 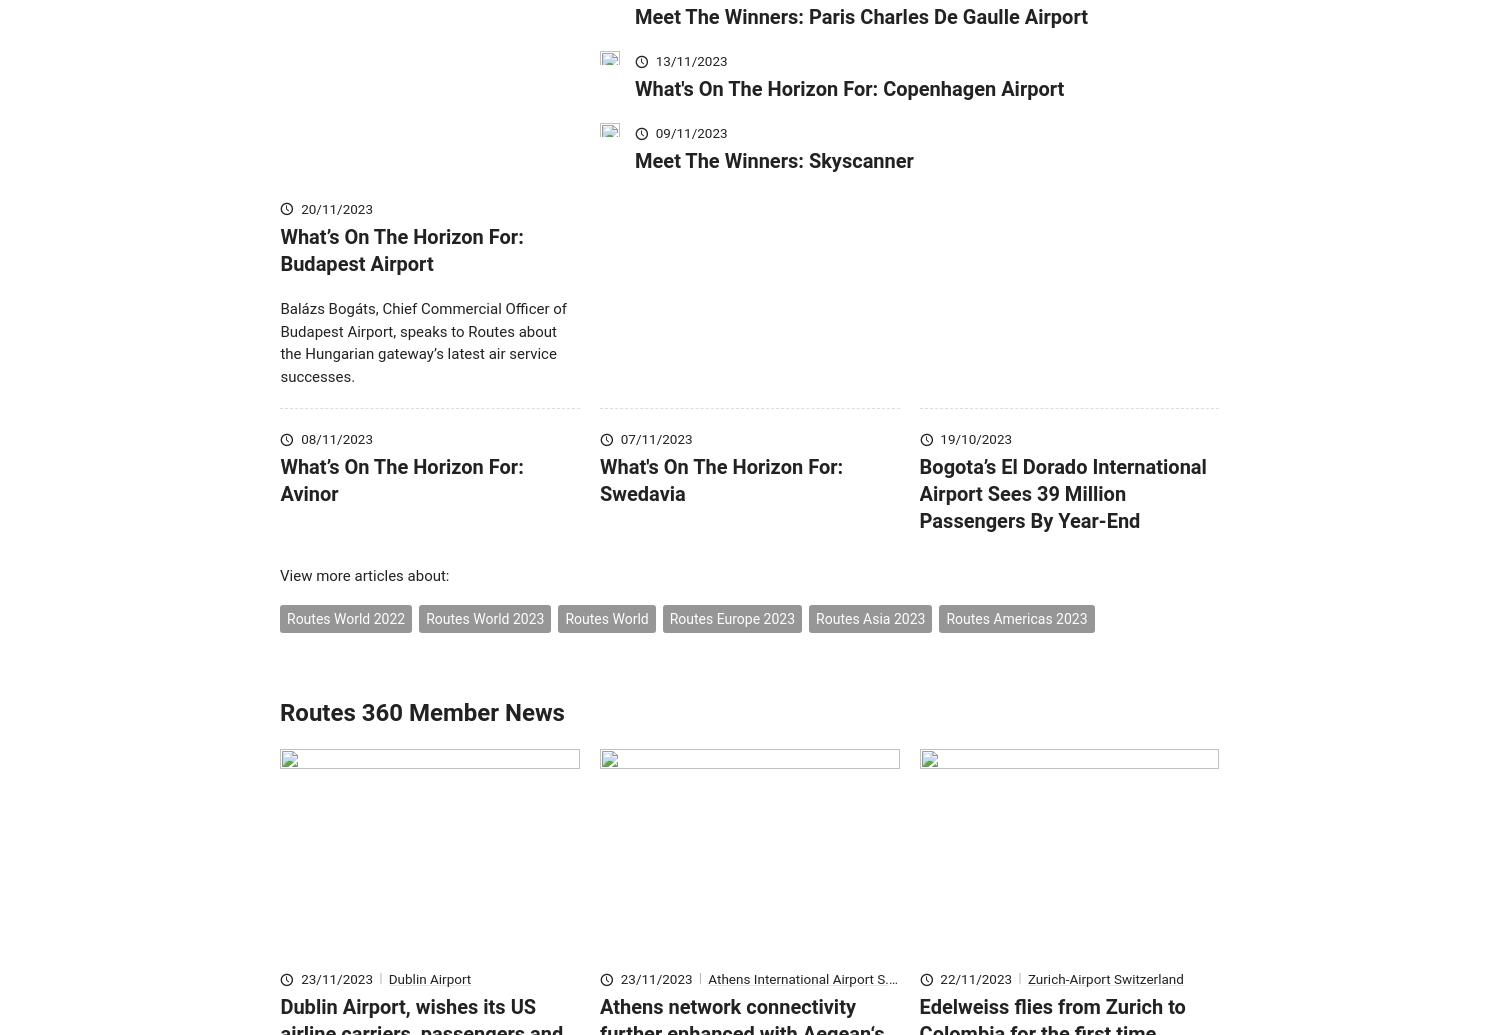 What do you see at coordinates (847, 119) in the screenshot?
I see `'What's On The Horizon For: Copenhagen Airport'` at bounding box center [847, 119].